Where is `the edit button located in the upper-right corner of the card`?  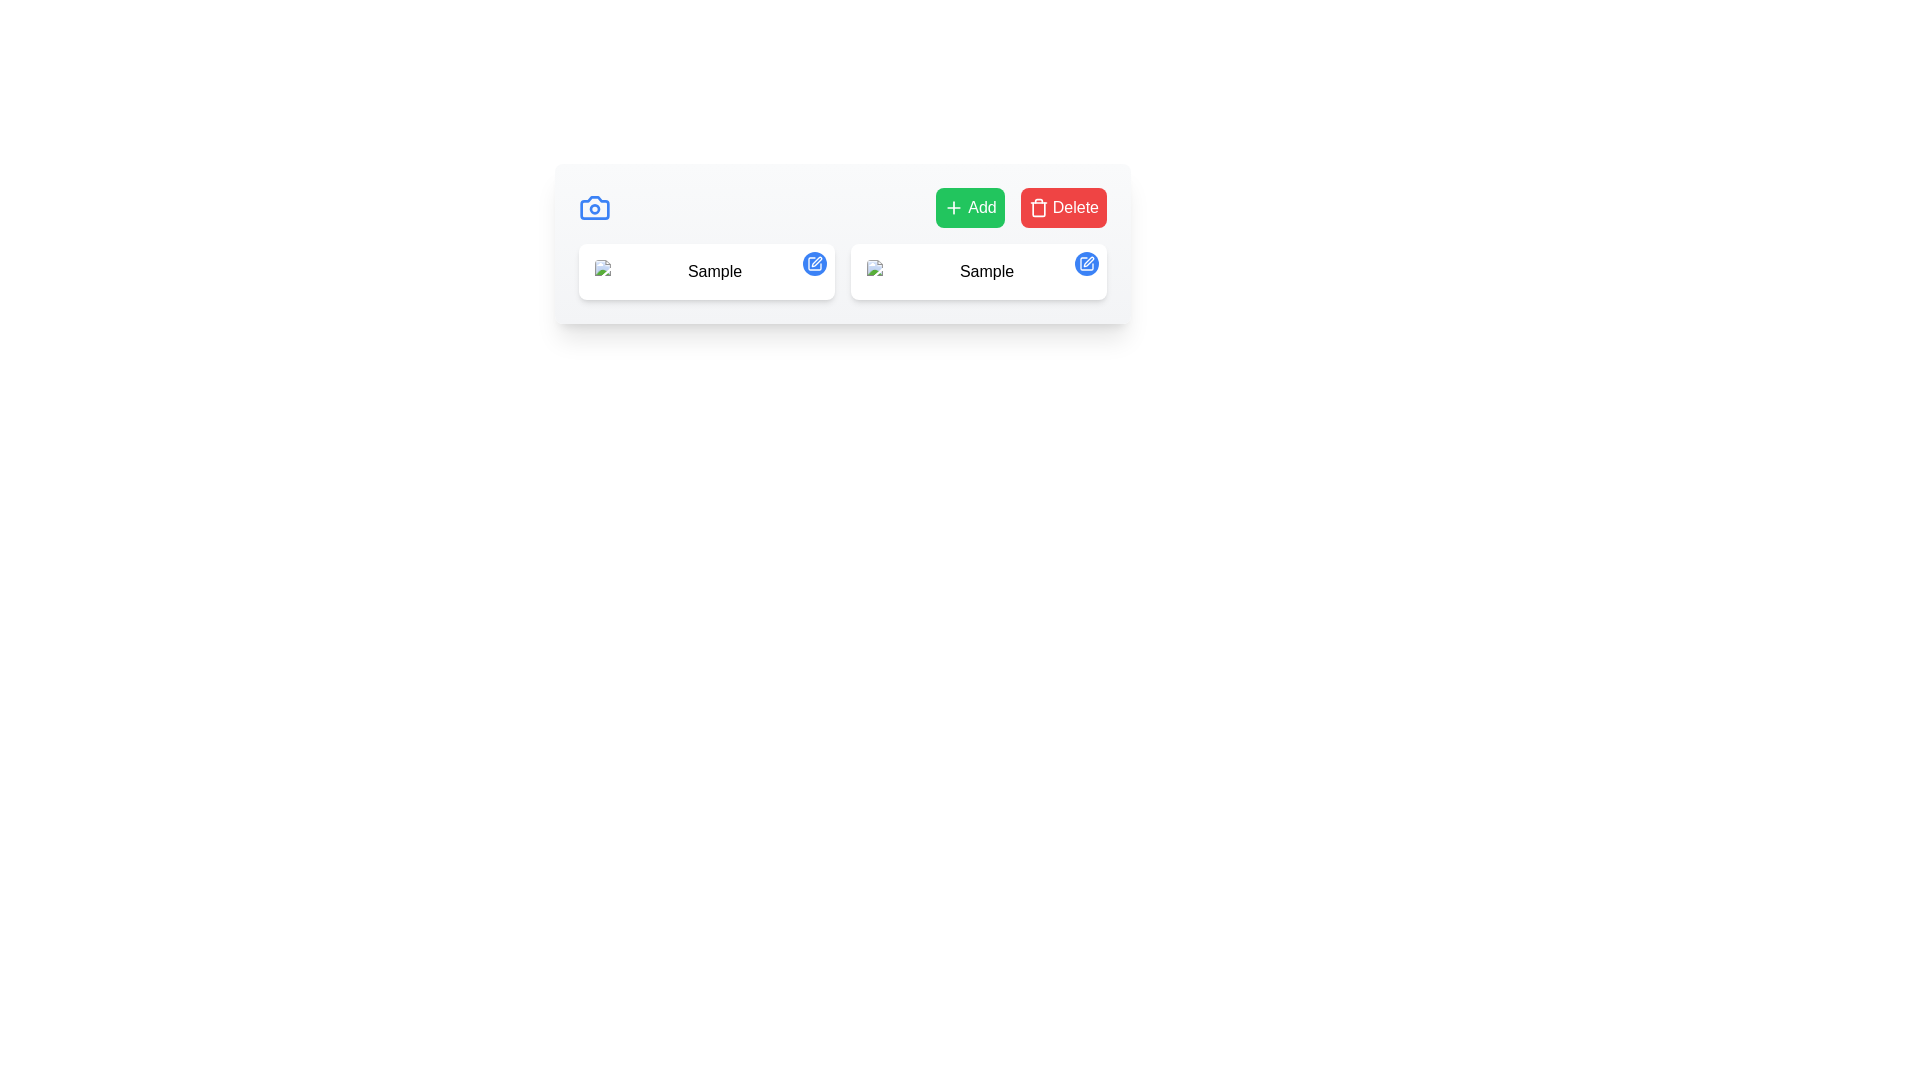 the edit button located in the upper-right corner of the card is located at coordinates (1085, 262).